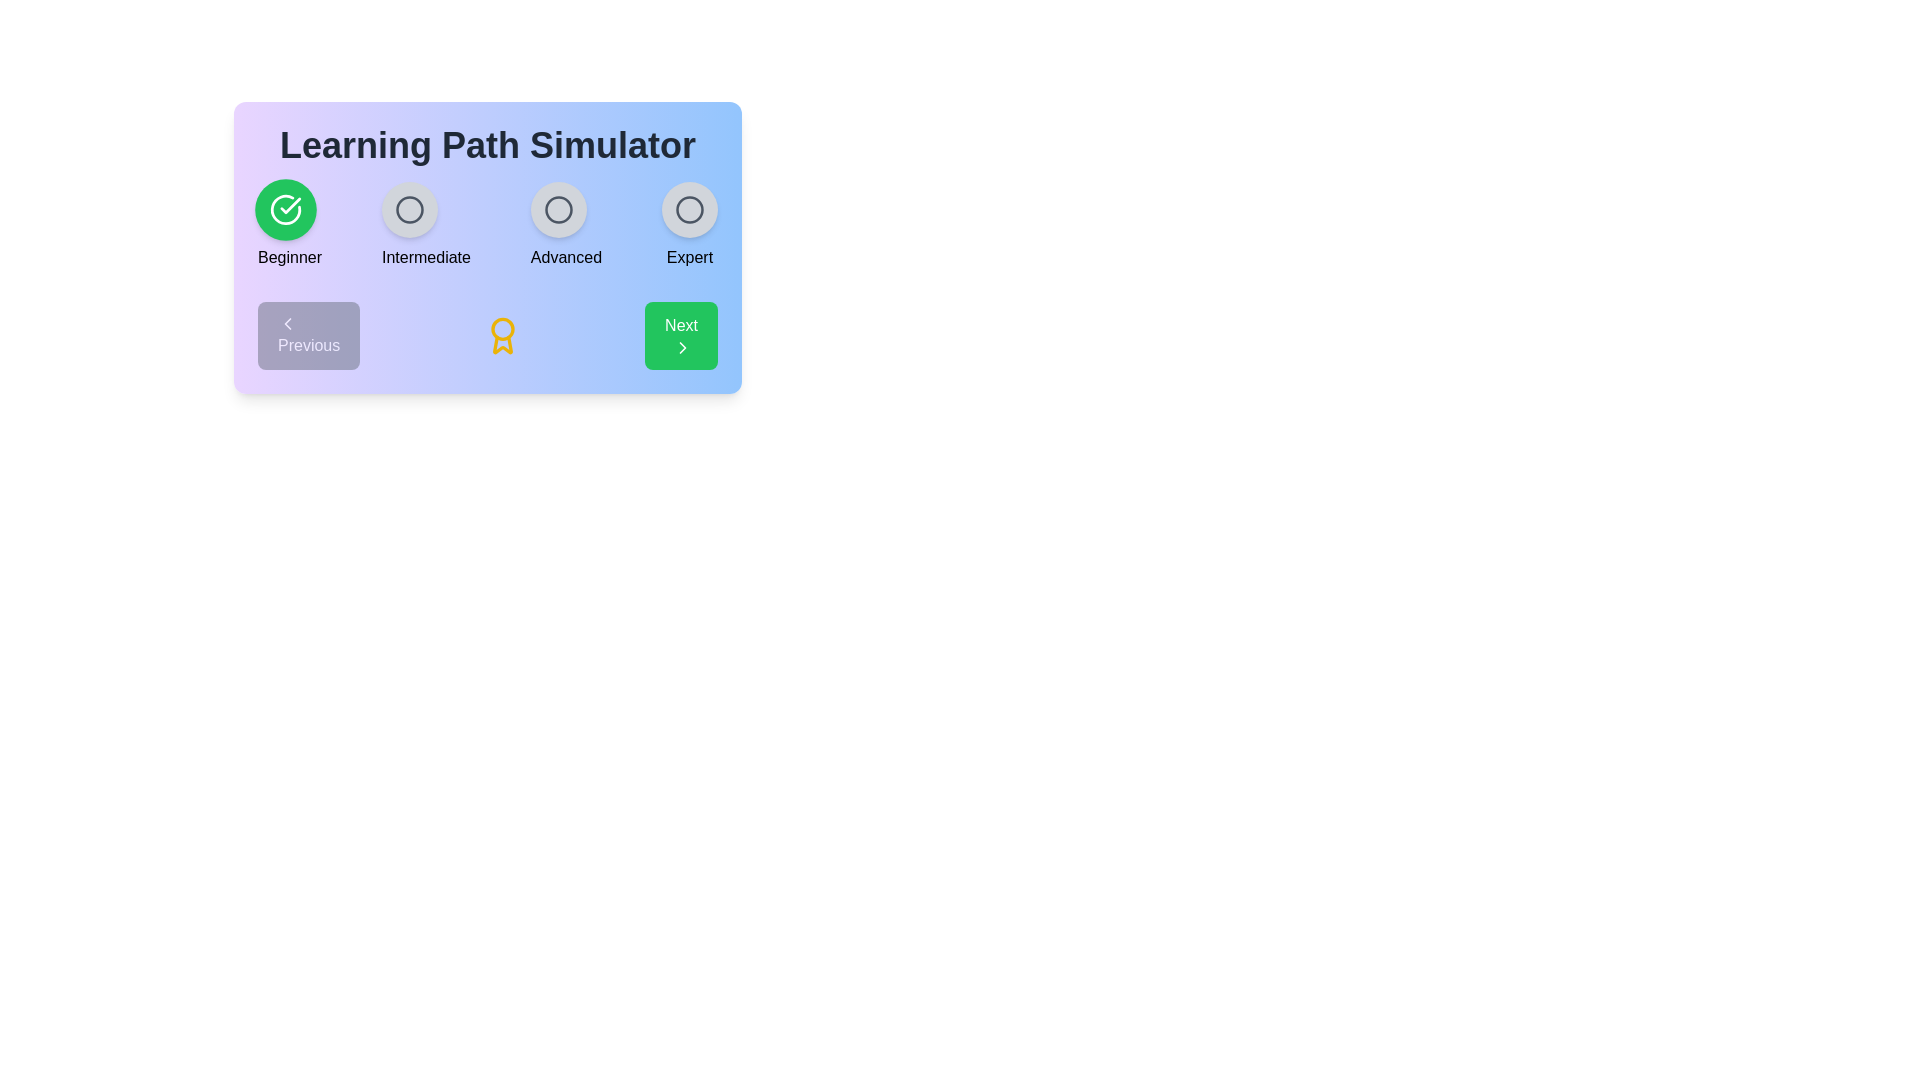  Describe the element at coordinates (285, 209) in the screenshot. I see `the SVG graphic representing a green circle with a white checkmark icon located at the leftmost position of the selectable options` at that location.